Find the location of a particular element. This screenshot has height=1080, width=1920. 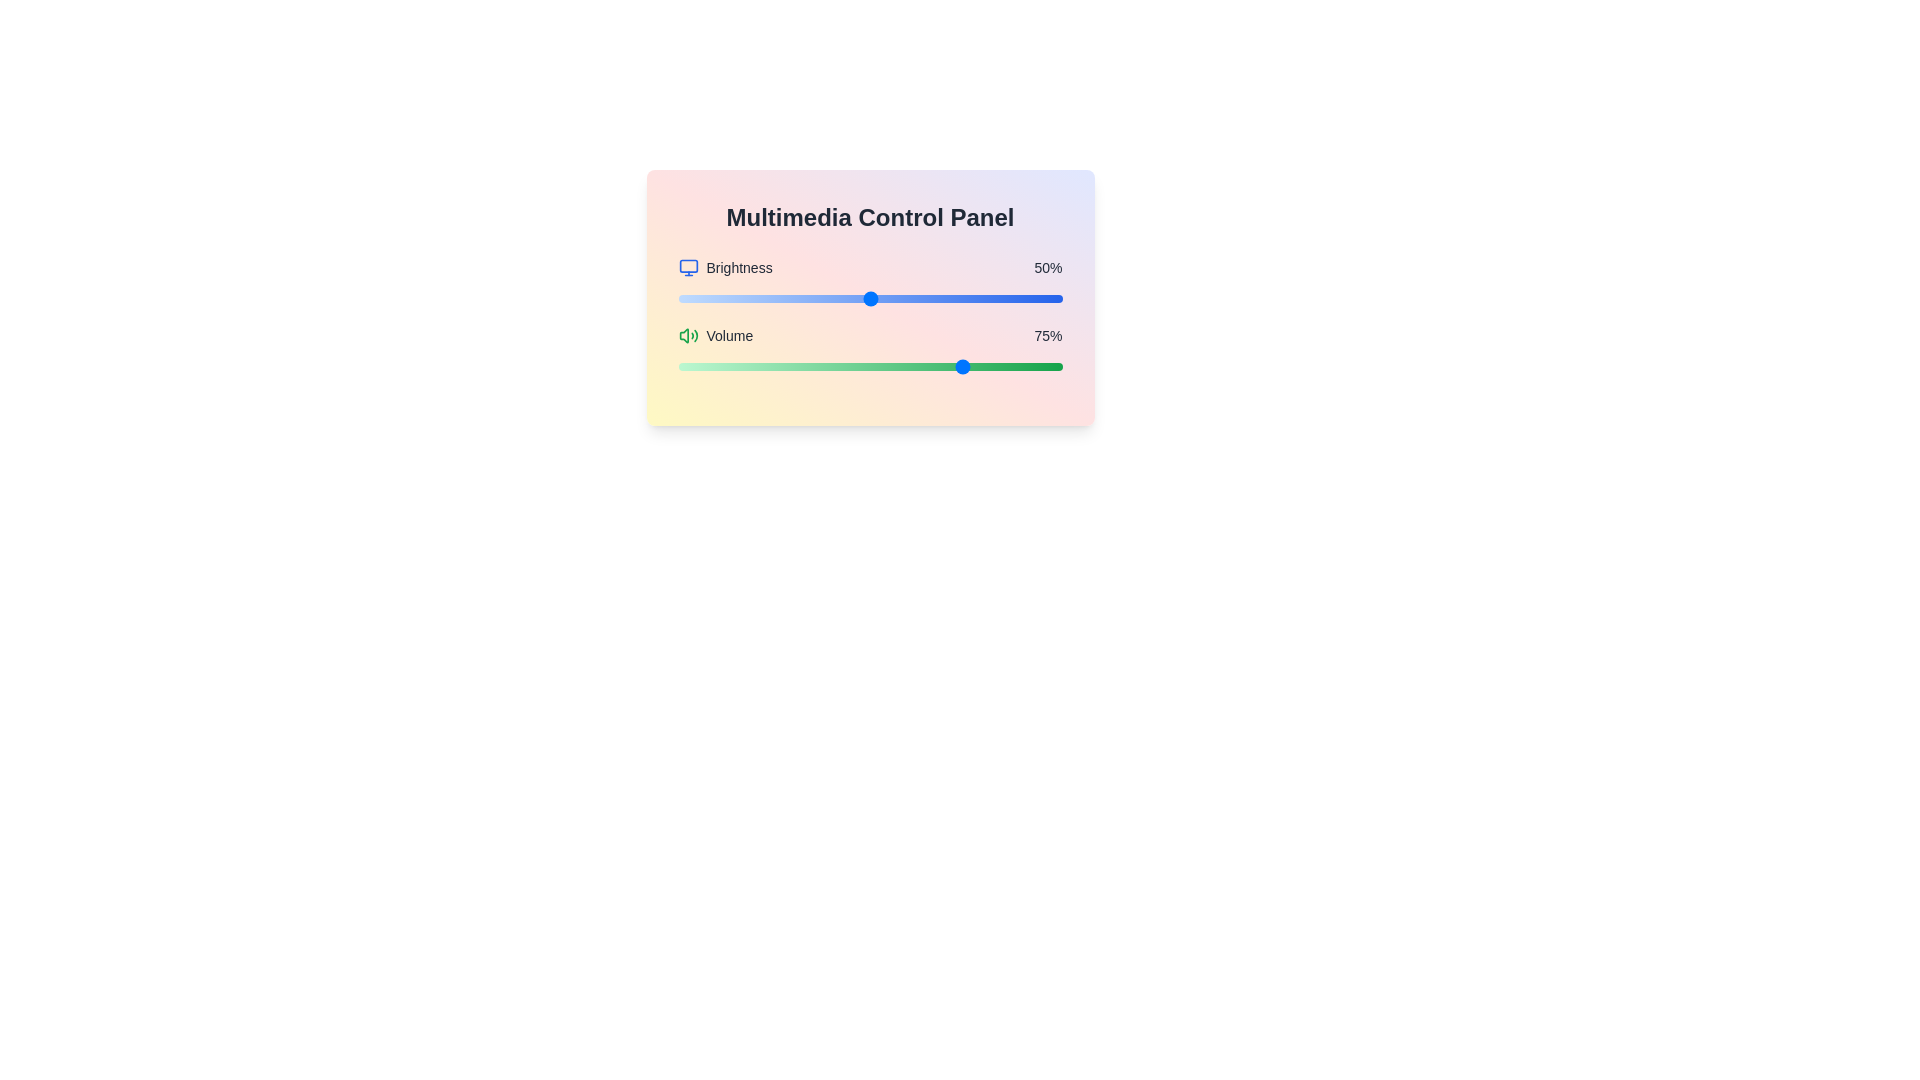

the brightness slider to set the brightness to 49% is located at coordinates (866, 299).